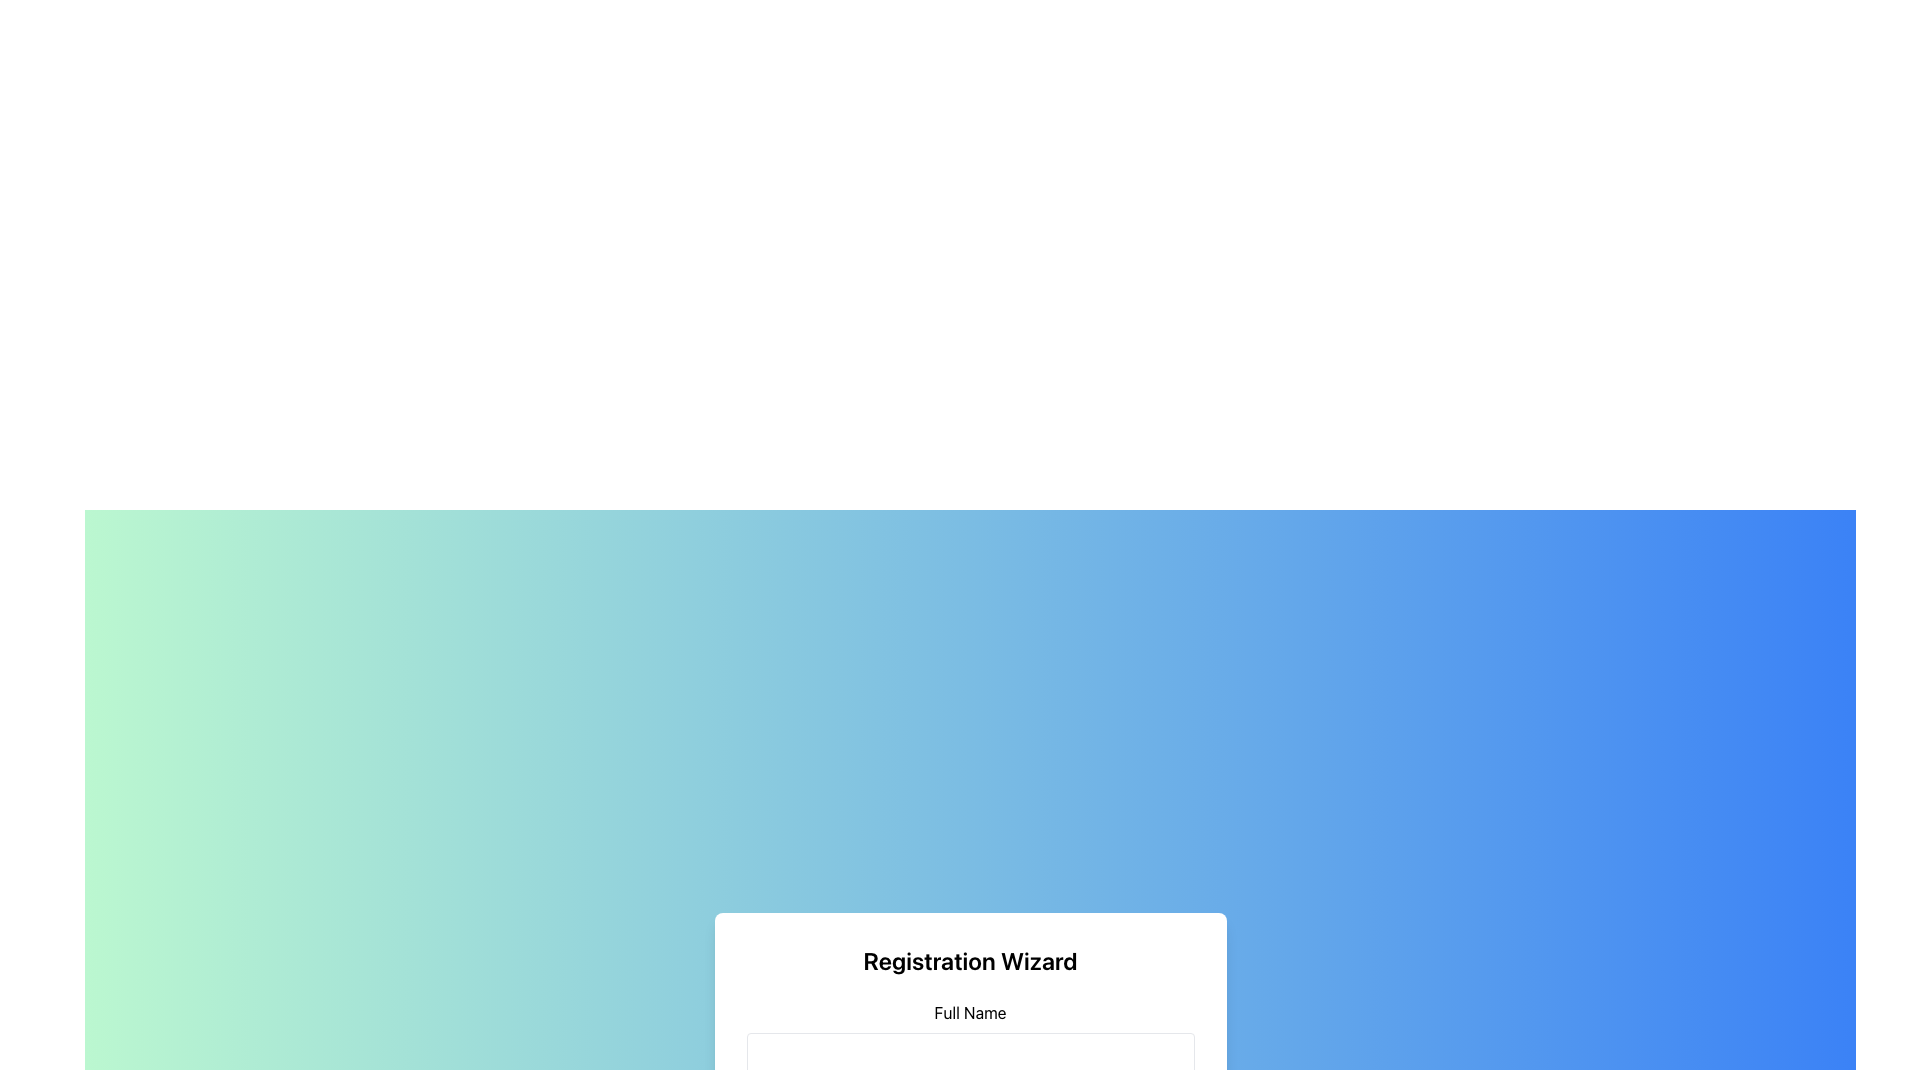 This screenshot has width=1920, height=1080. I want to click on the 'Full Name' label which is centrally aligned in the registration form section, located above the corresponding input field, so click(970, 1013).